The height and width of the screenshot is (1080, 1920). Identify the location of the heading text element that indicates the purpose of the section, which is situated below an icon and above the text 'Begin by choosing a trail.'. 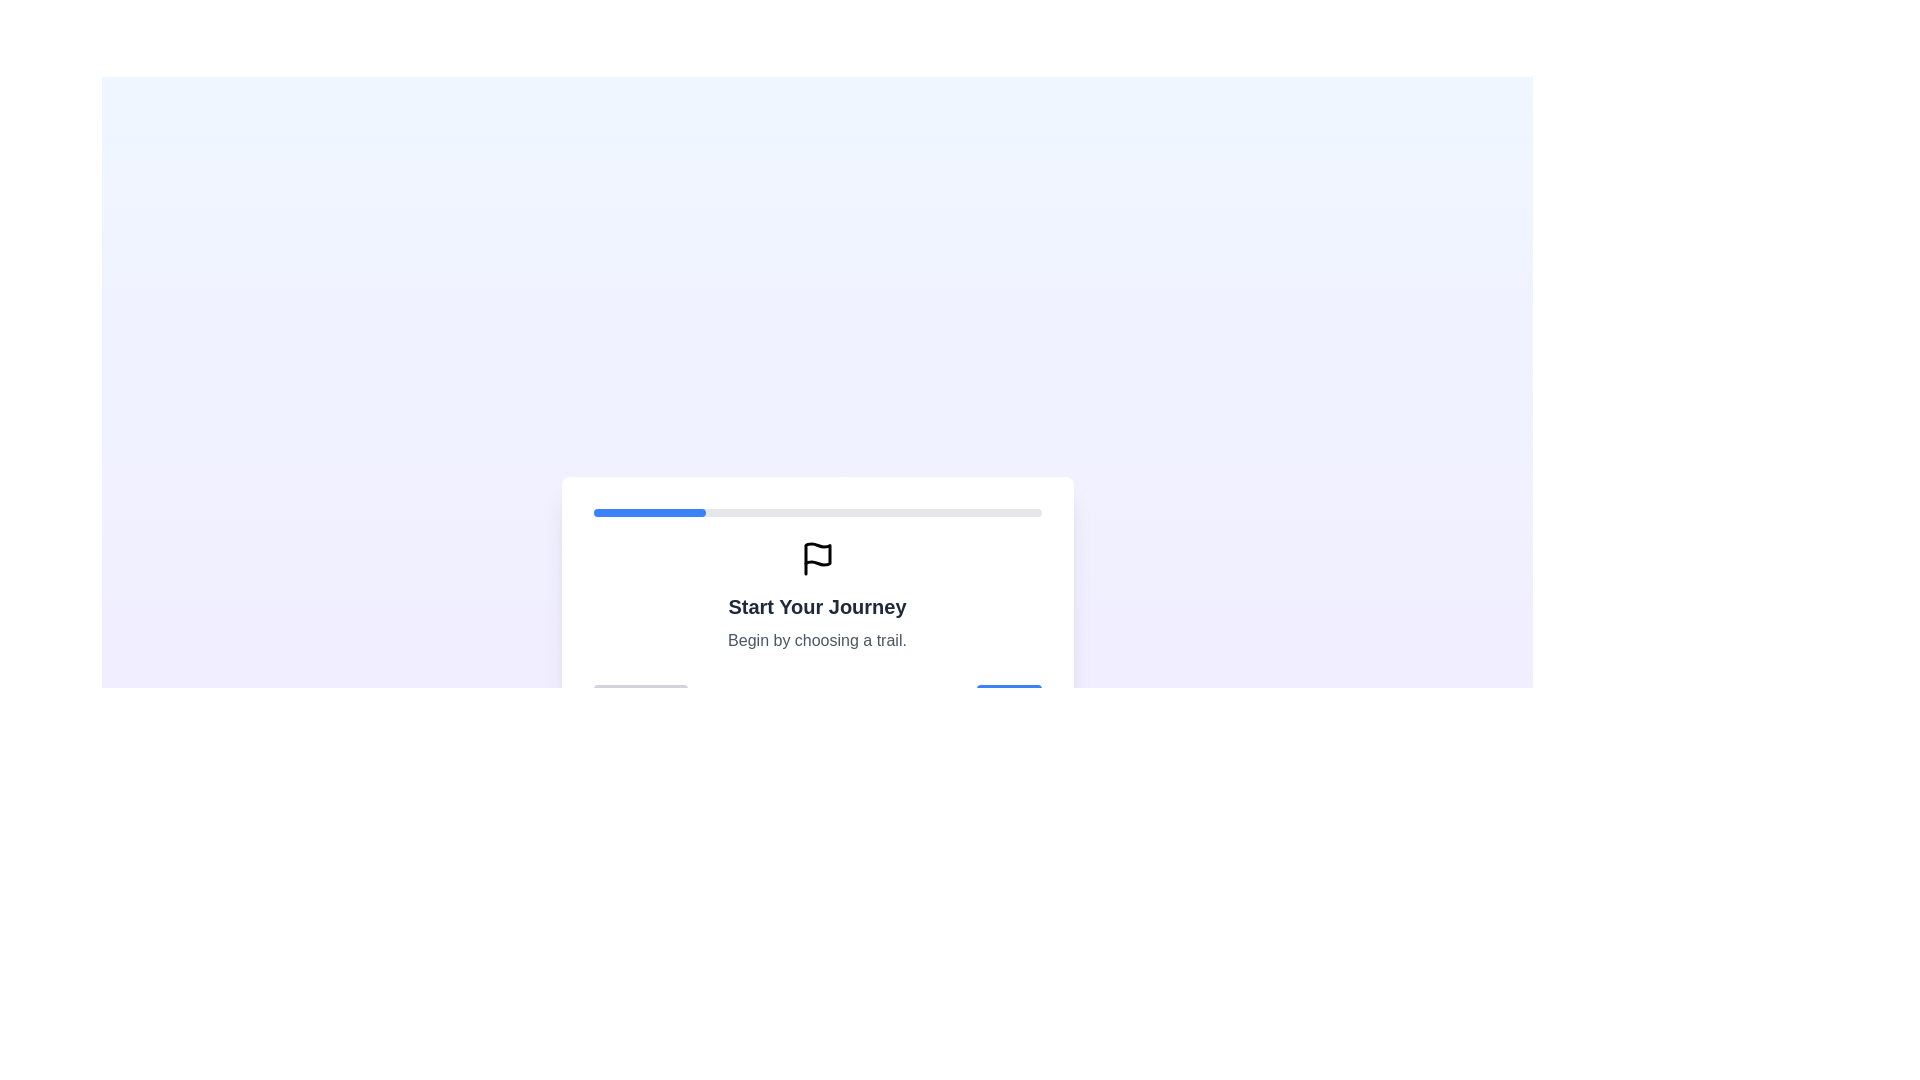
(817, 605).